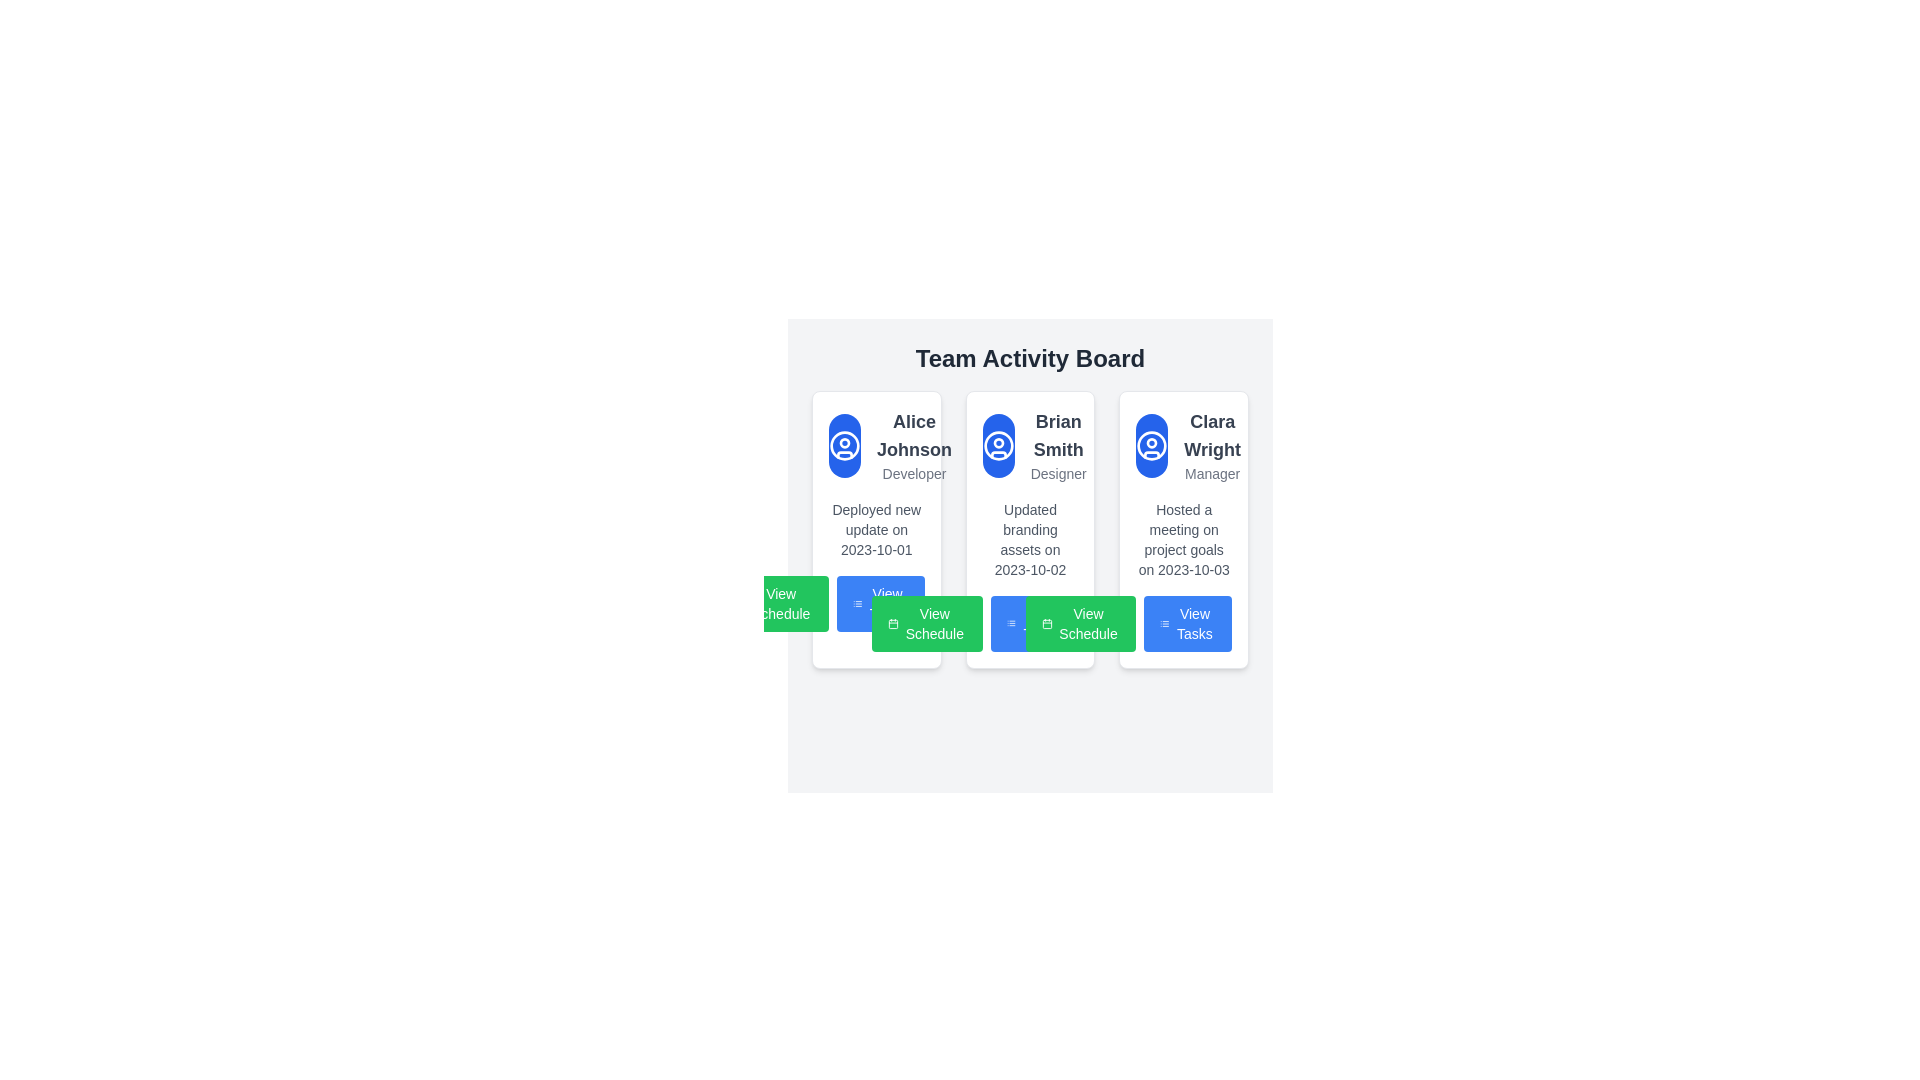 Image resolution: width=1920 pixels, height=1080 pixels. What do you see at coordinates (1079, 623) in the screenshot?
I see `the green 'View Schedule' button with a calendar icon` at bounding box center [1079, 623].